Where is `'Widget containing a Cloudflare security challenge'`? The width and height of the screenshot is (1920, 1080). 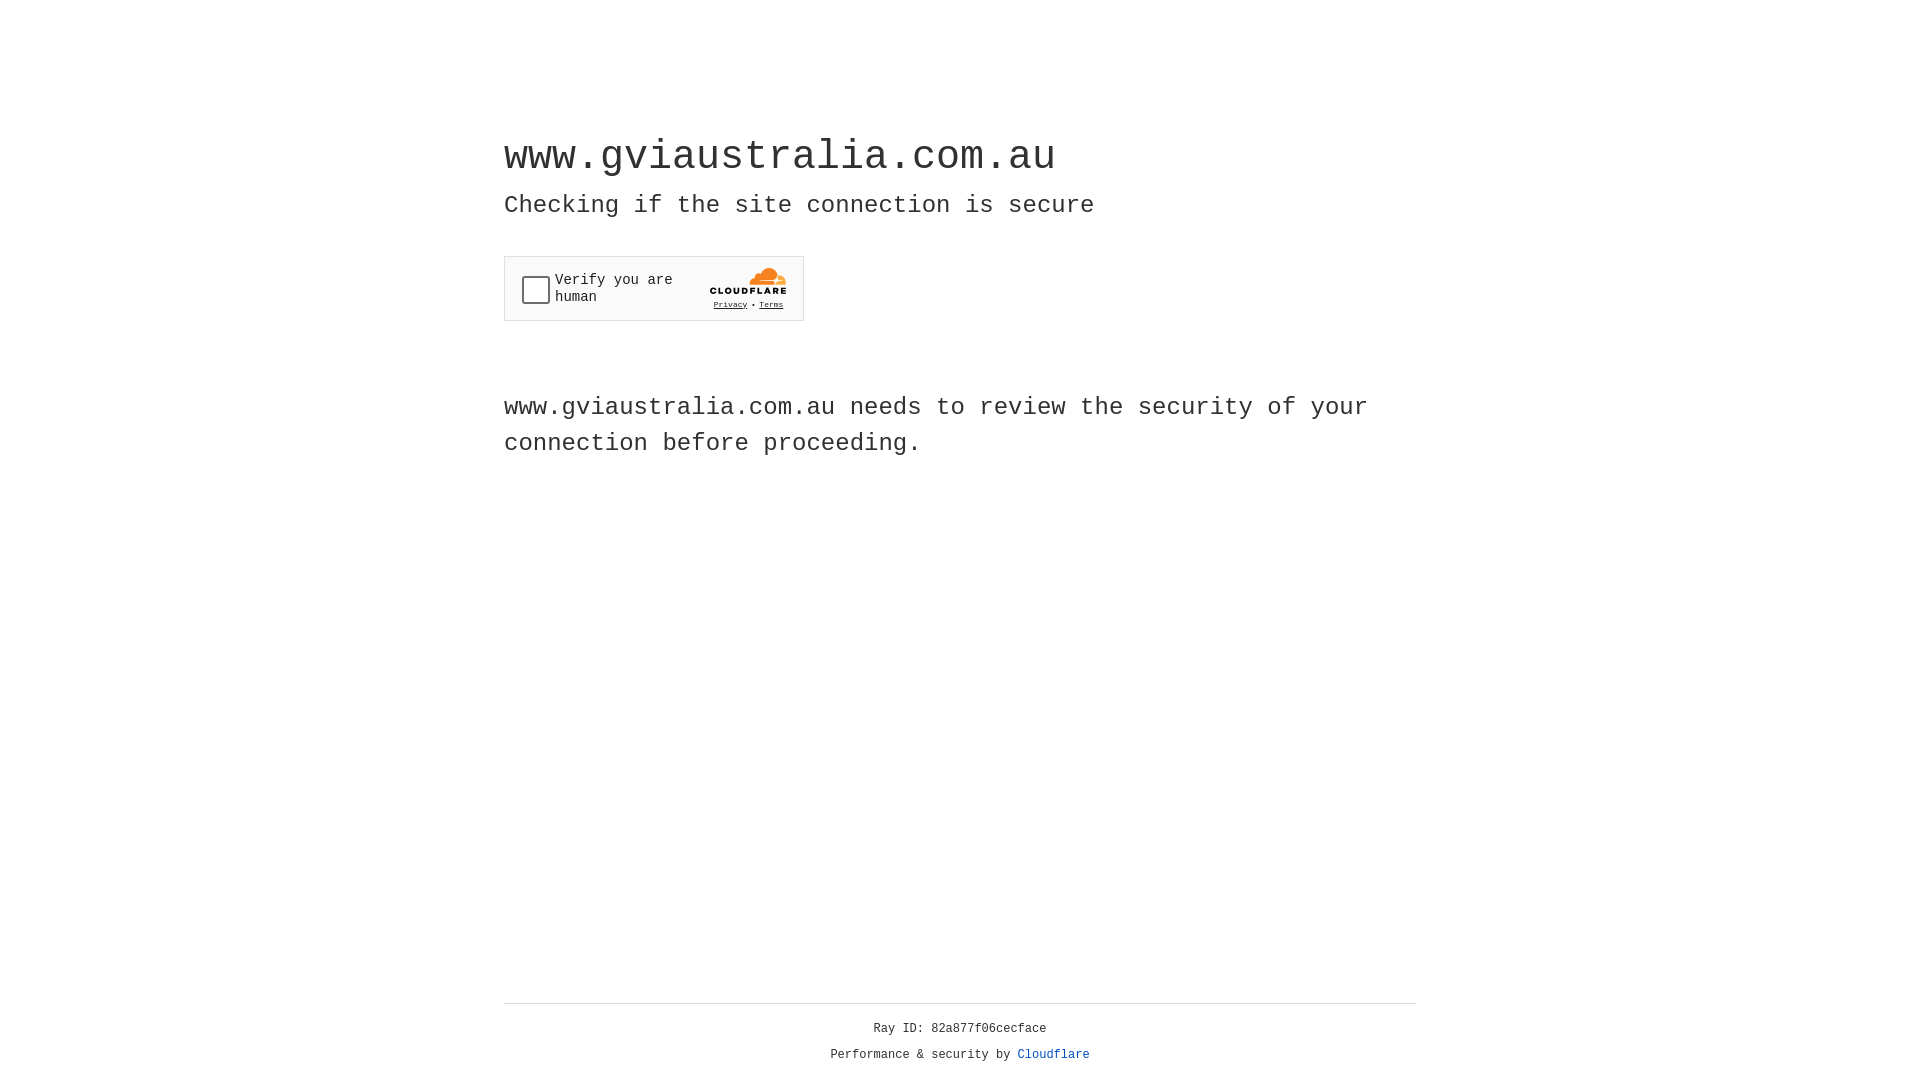 'Widget containing a Cloudflare security challenge' is located at coordinates (653, 288).